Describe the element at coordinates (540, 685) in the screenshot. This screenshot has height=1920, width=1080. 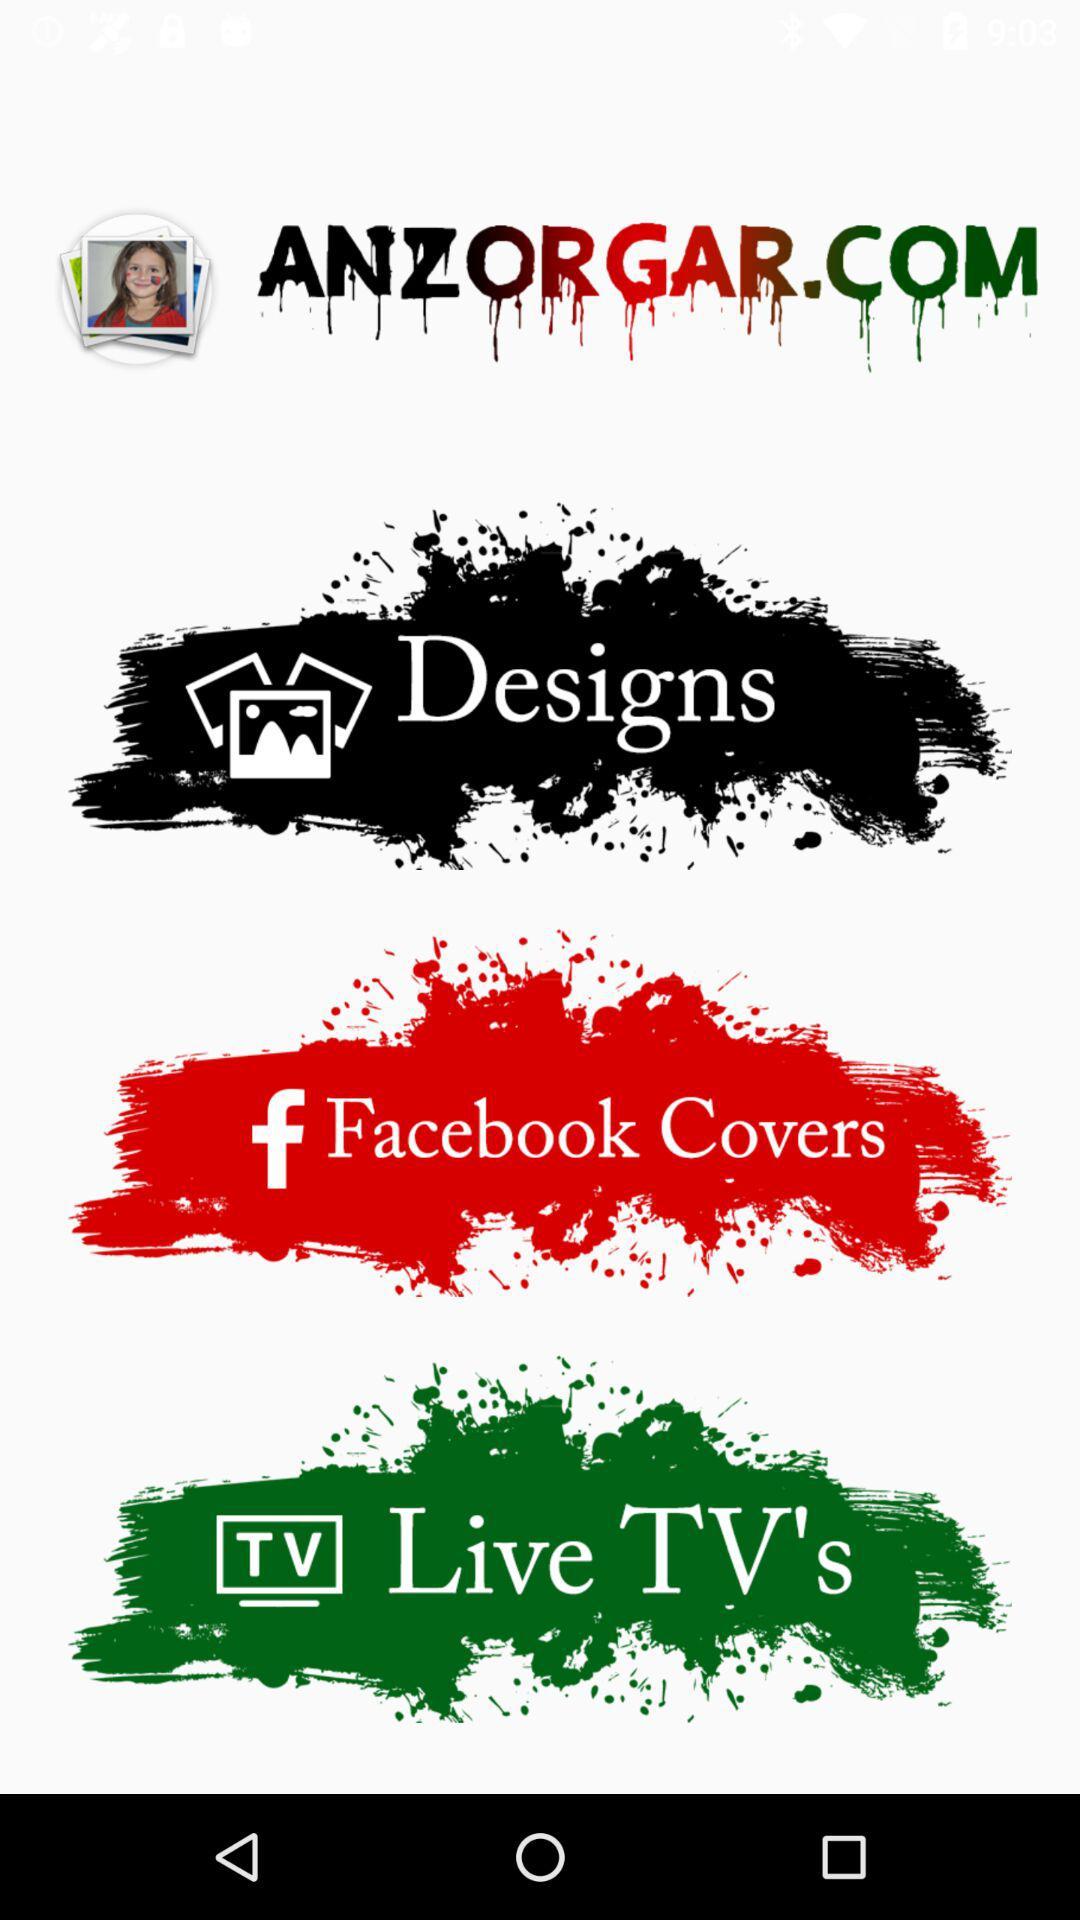
I see `the designs` at that location.